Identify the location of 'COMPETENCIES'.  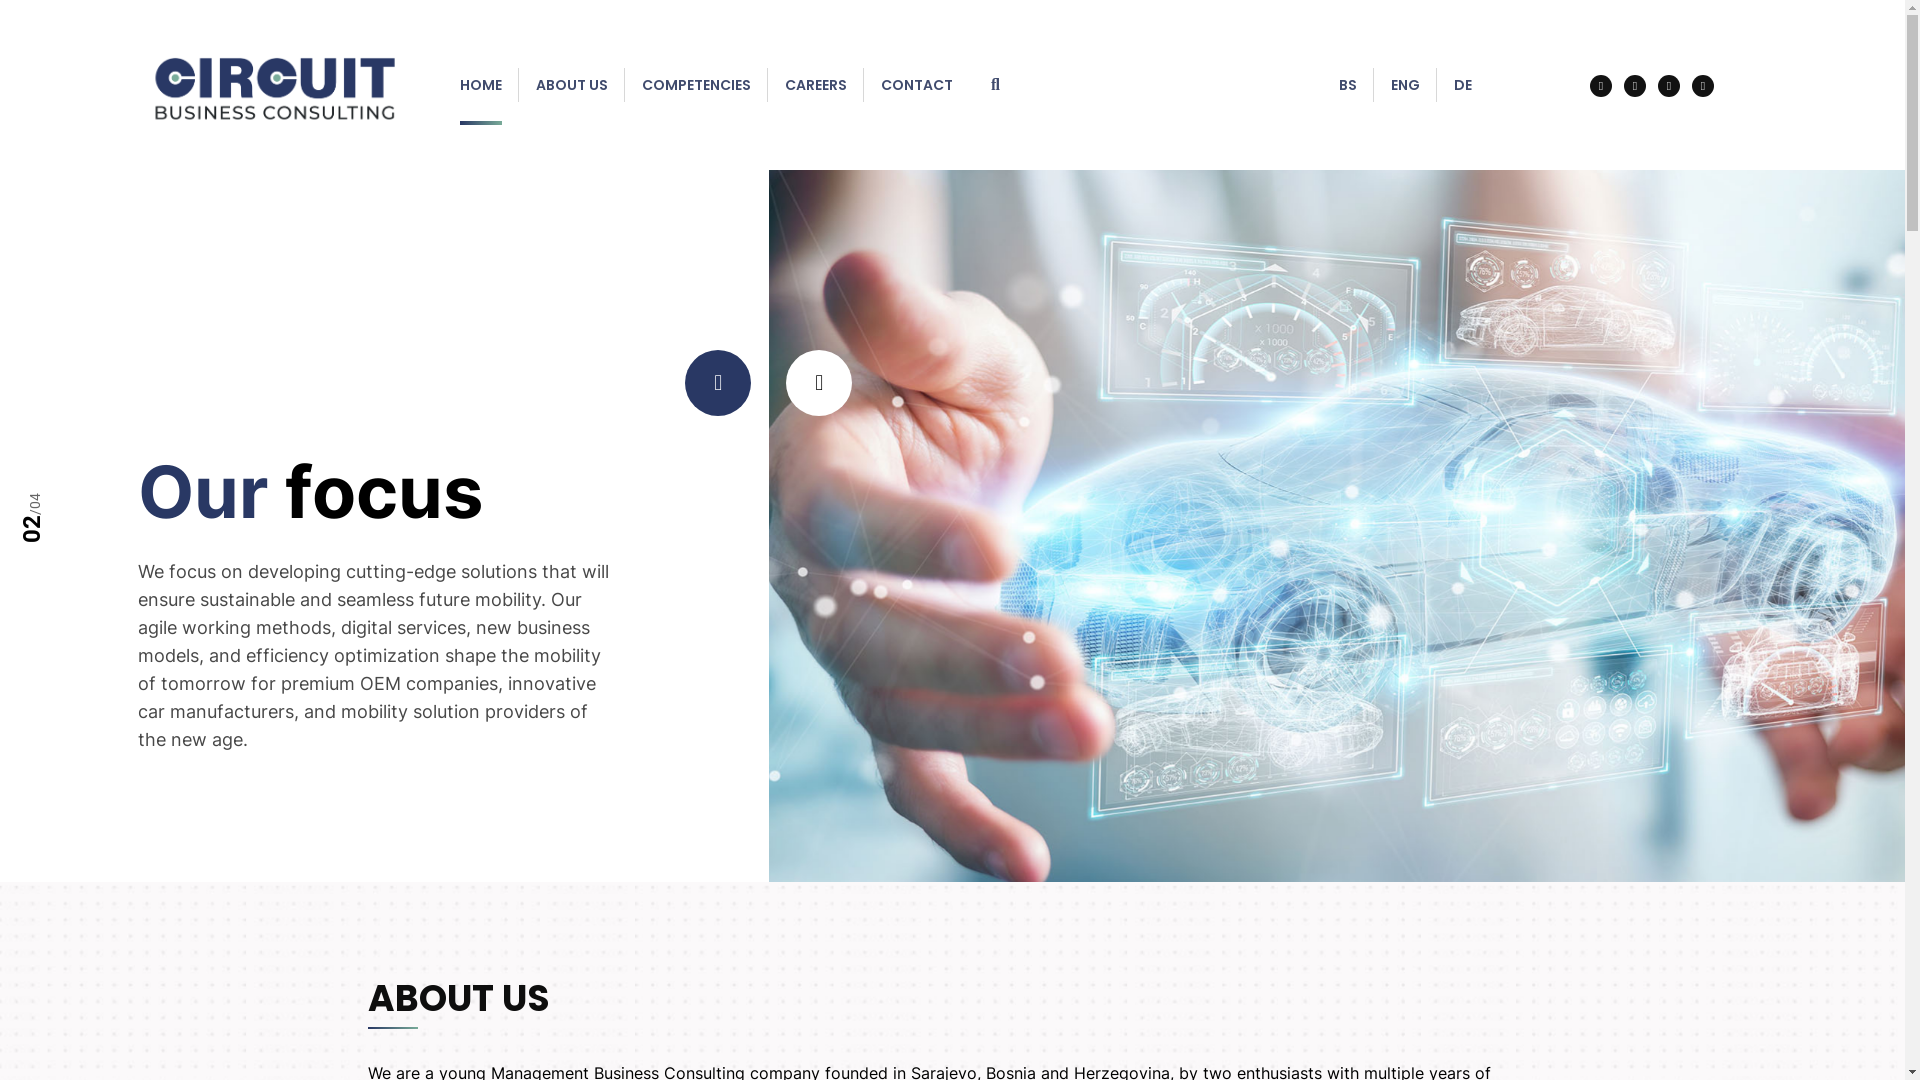
(696, 83).